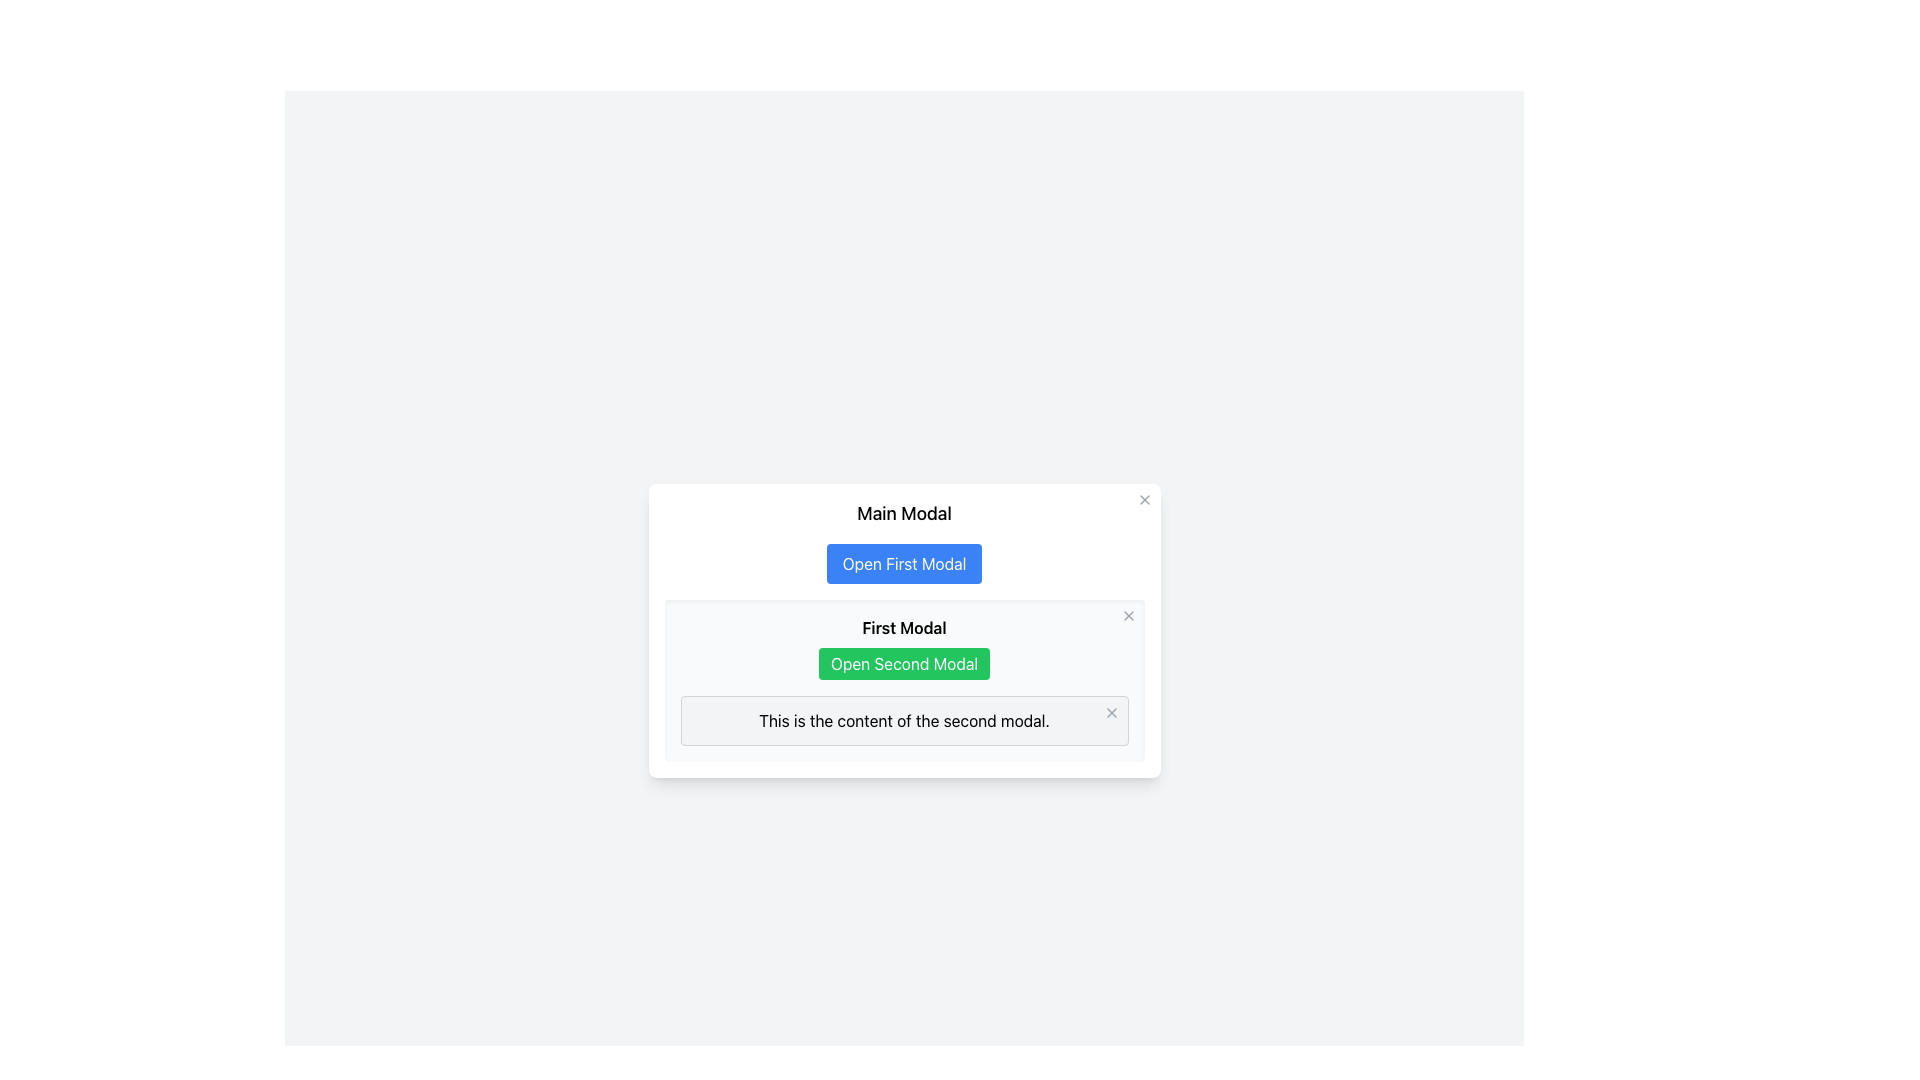 This screenshot has width=1920, height=1080. Describe the element at coordinates (1144, 499) in the screenshot. I see `the close button located at the top-right corner of the 'Main Modal'` at that location.